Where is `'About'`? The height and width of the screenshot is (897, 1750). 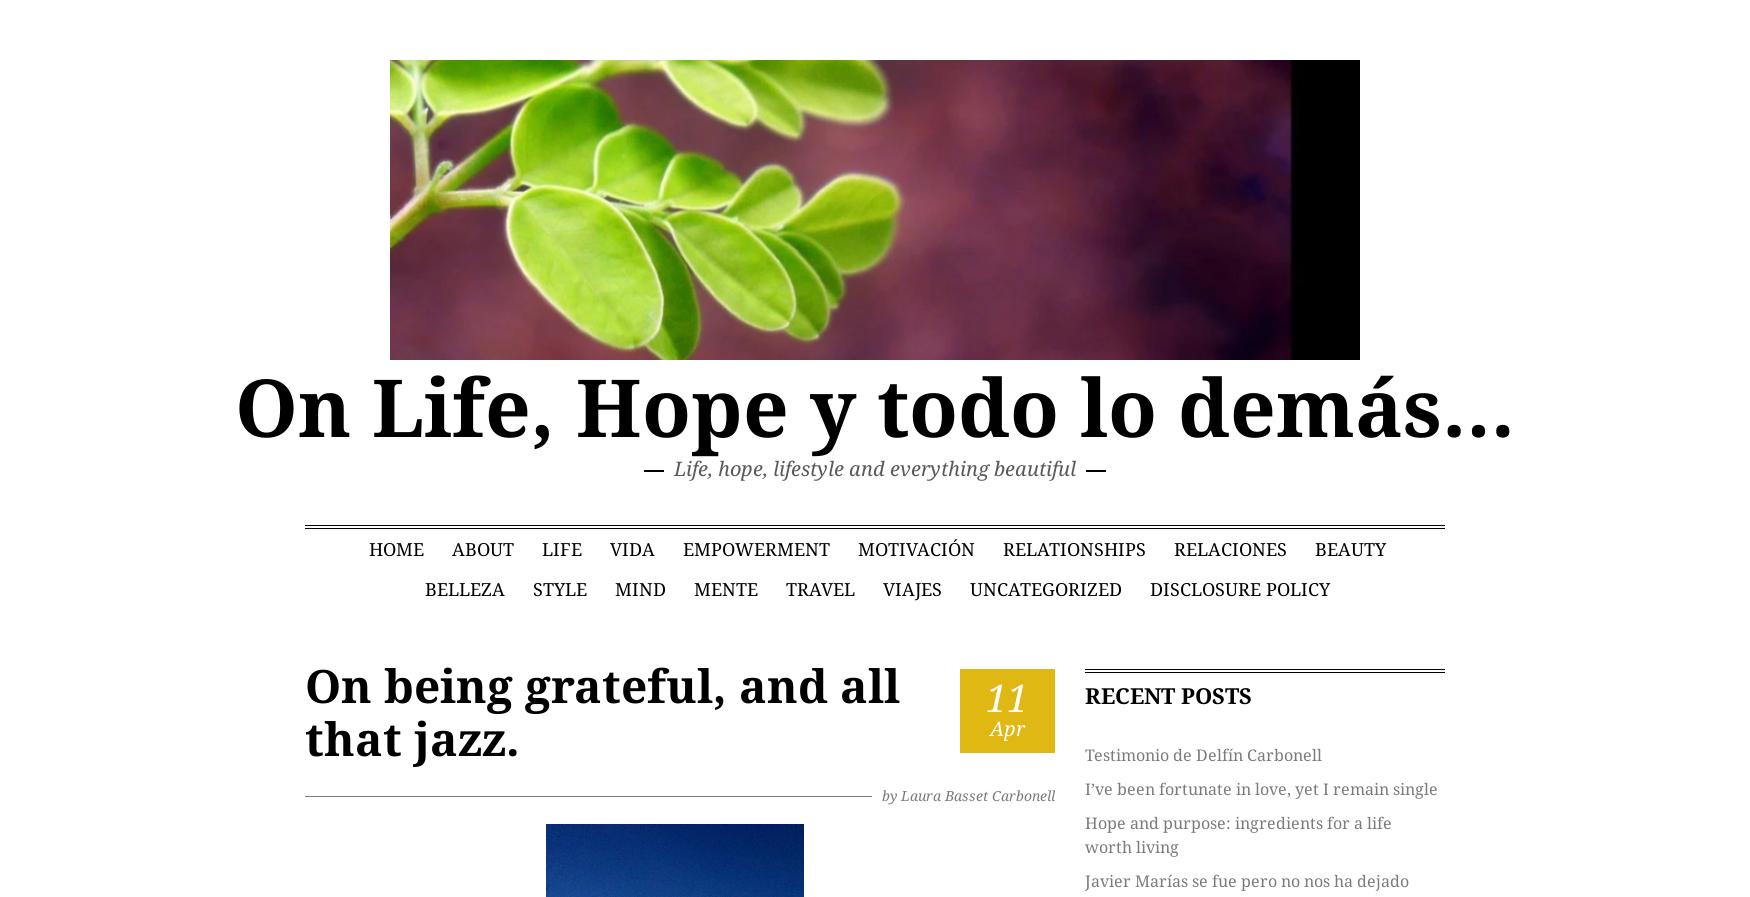
'About' is located at coordinates (481, 548).